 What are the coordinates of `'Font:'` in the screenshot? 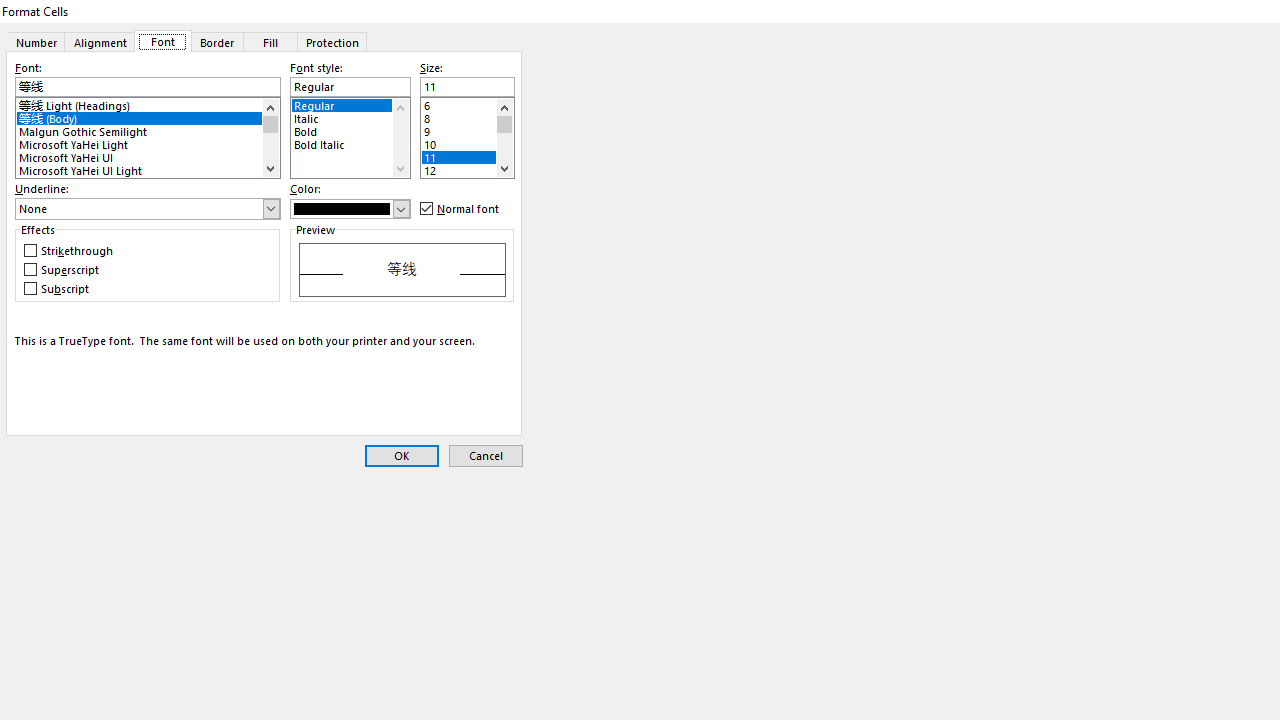 It's located at (147, 86).